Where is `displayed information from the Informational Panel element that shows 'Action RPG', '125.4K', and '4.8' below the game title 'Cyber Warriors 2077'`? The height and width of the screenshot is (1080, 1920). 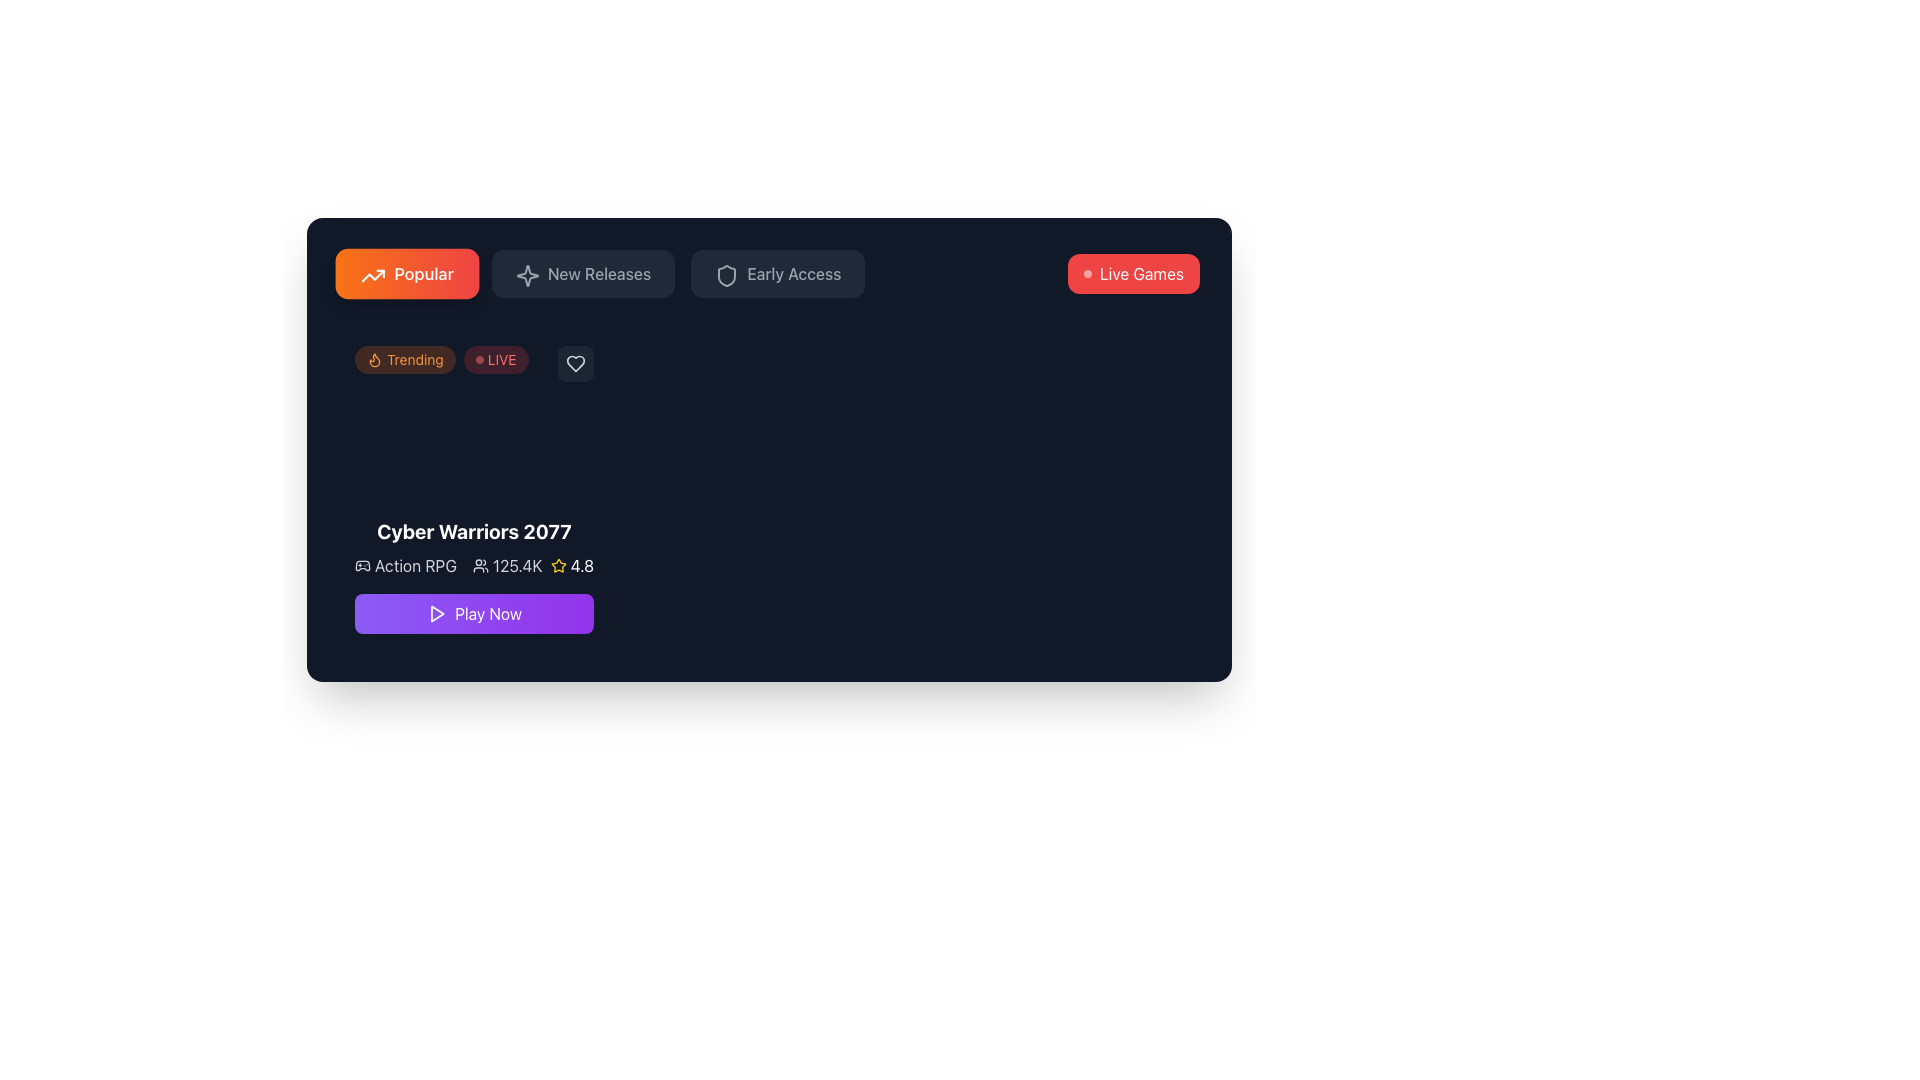 displayed information from the Informational Panel element that shows 'Action RPG', '125.4K', and '4.8' below the game title 'Cyber Warriors 2077' is located at coordinates (473, 566).